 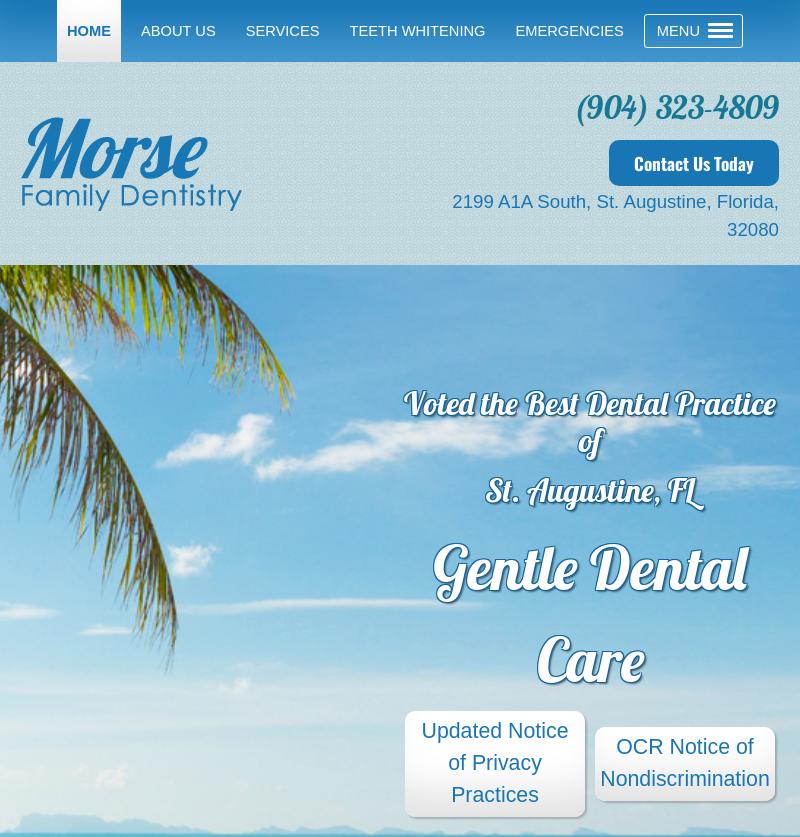 I want to click on 'St. Augustine, FL', so click(x=589, y=488).